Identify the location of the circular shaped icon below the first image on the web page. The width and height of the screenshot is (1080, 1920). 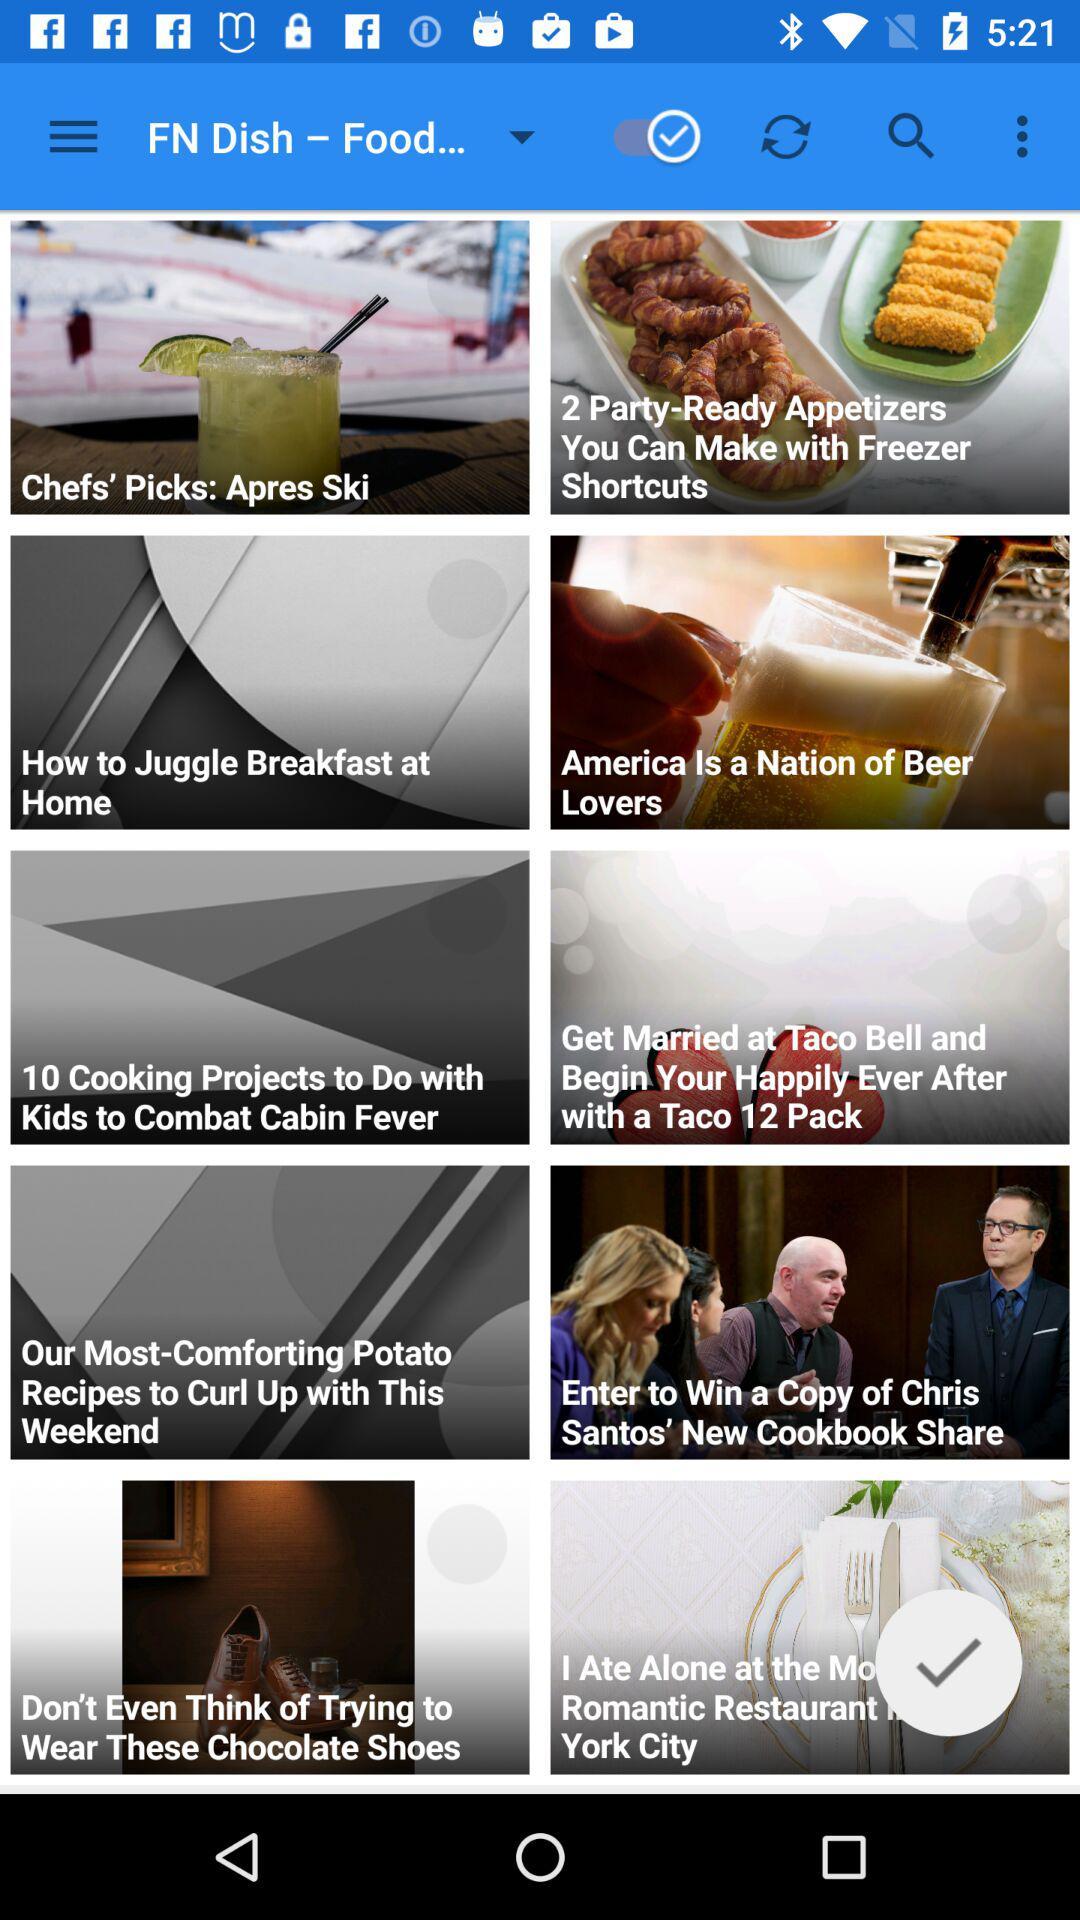
(466, 597).